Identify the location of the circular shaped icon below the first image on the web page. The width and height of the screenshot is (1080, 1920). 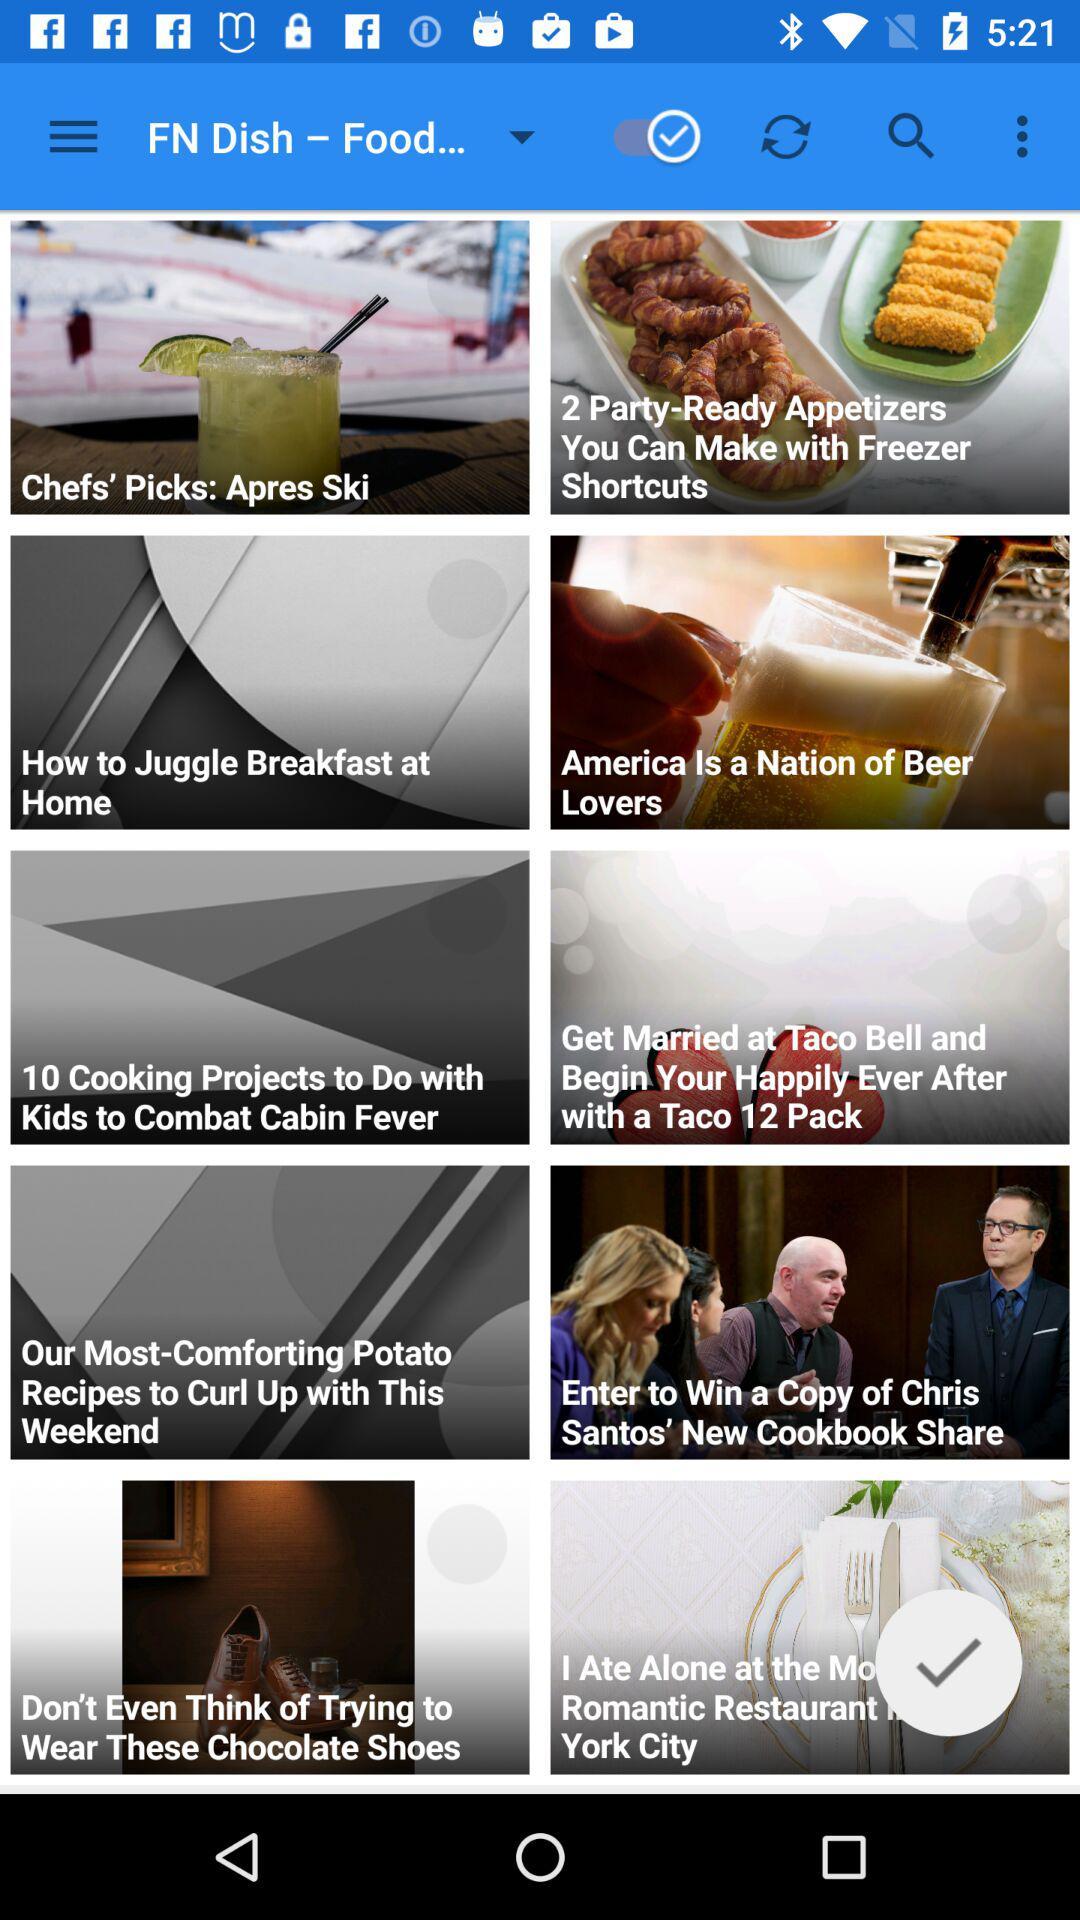
(466, 597).